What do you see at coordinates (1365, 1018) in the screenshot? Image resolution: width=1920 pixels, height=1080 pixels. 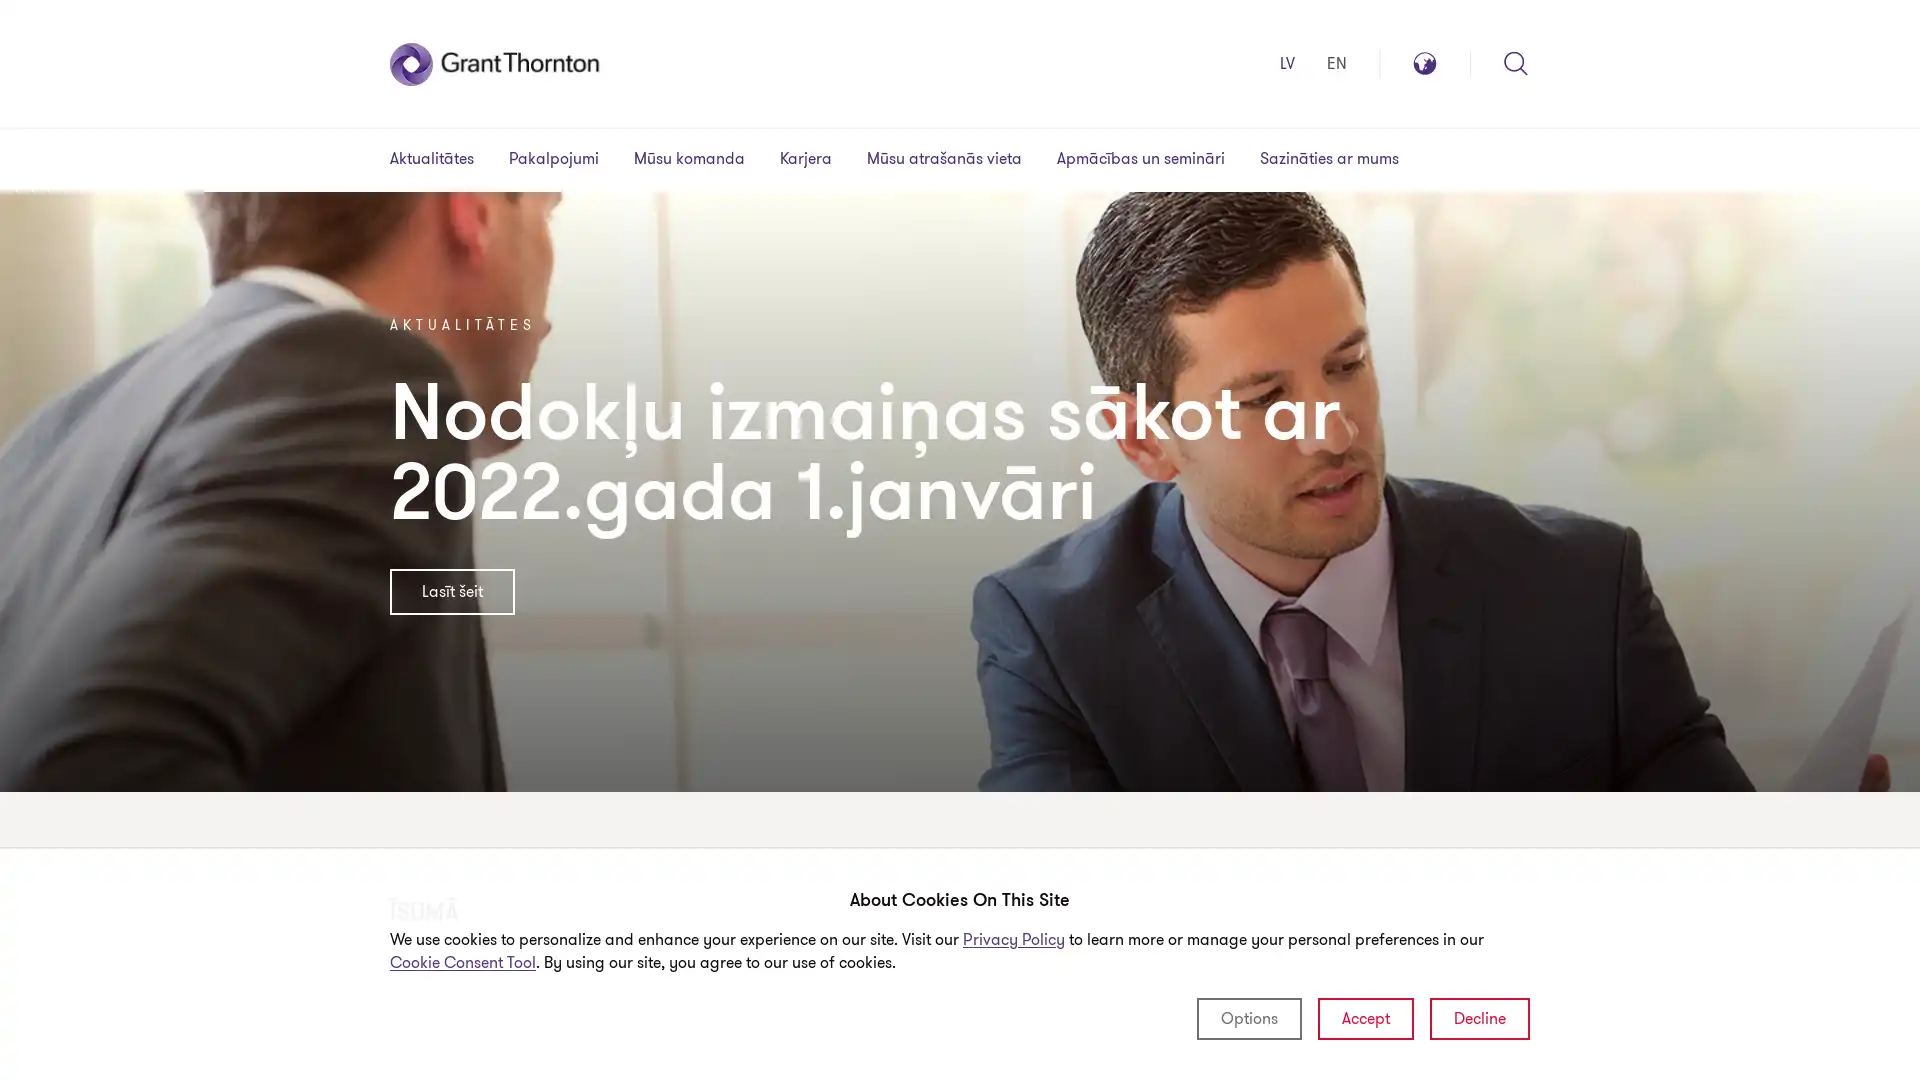 I see `Accept` at bounding box center [1365, 1018].